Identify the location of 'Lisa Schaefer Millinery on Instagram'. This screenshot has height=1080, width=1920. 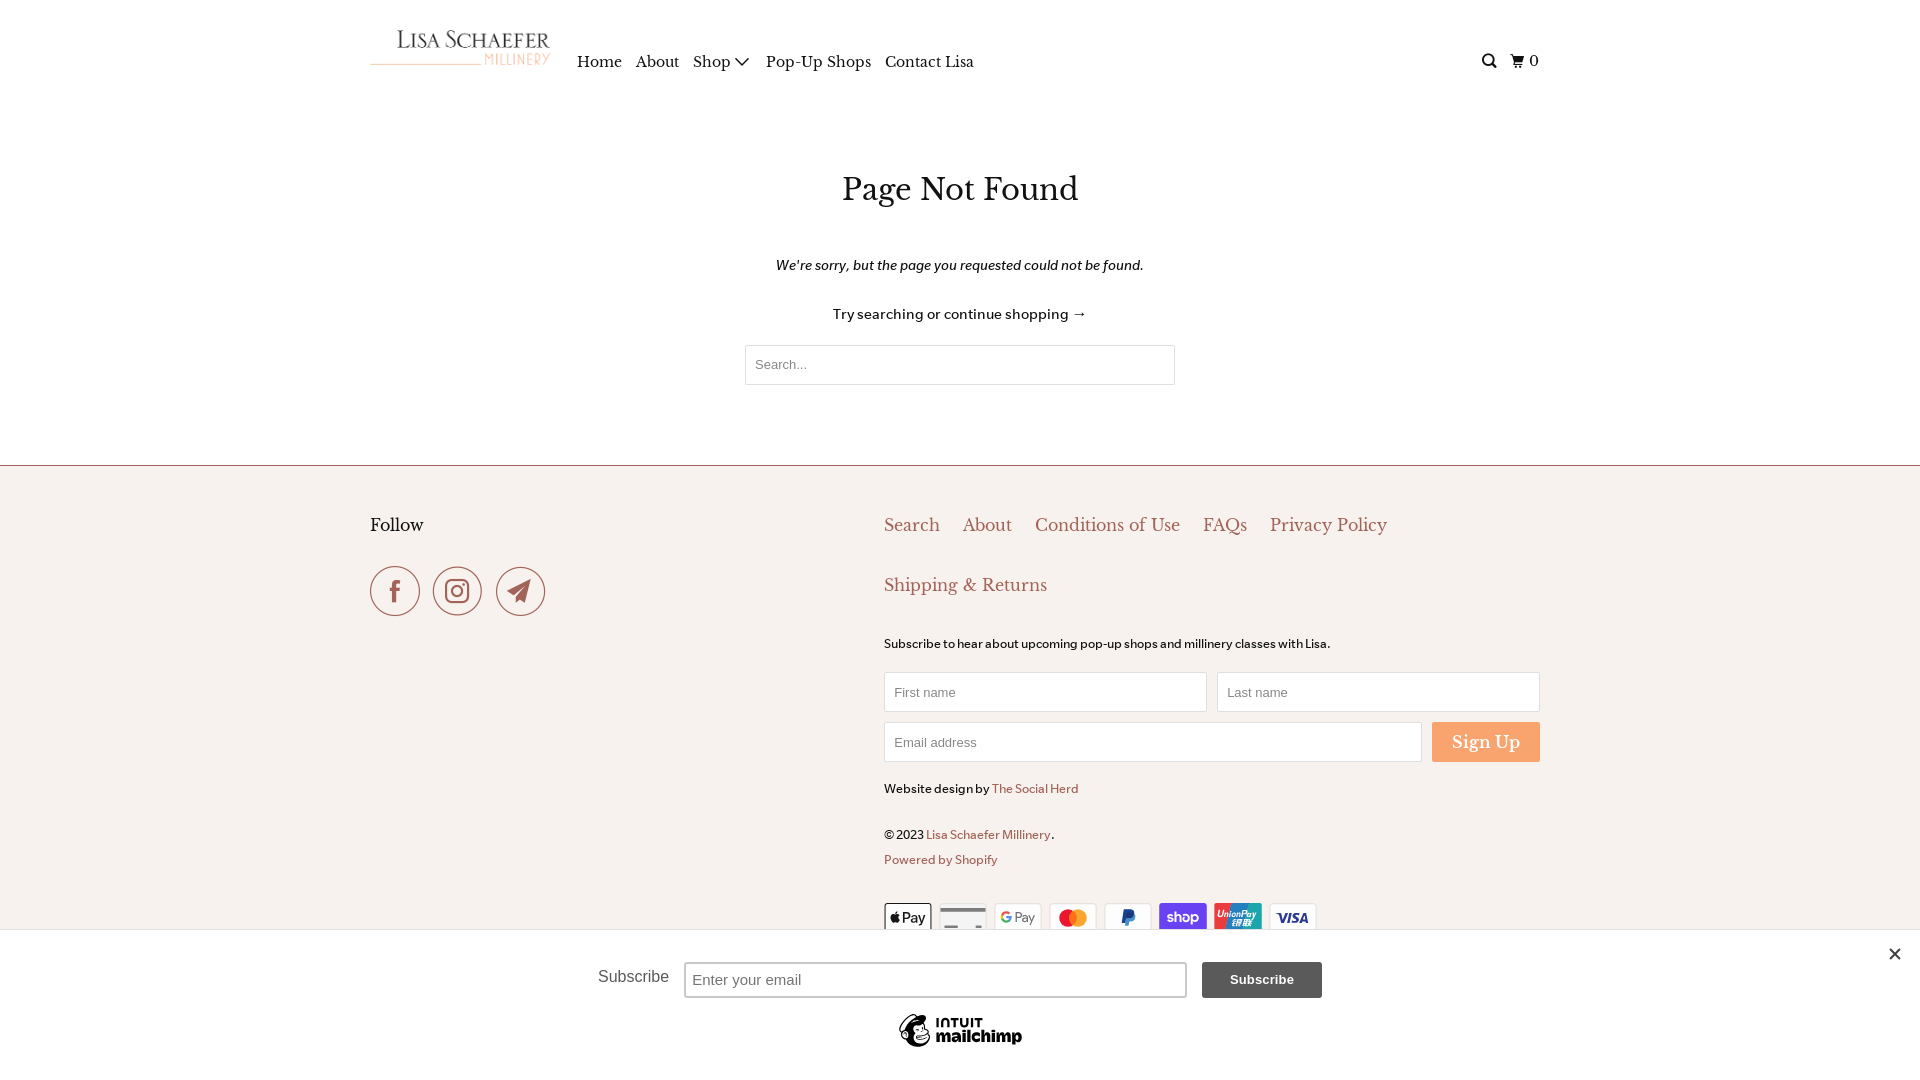
(461, 589).